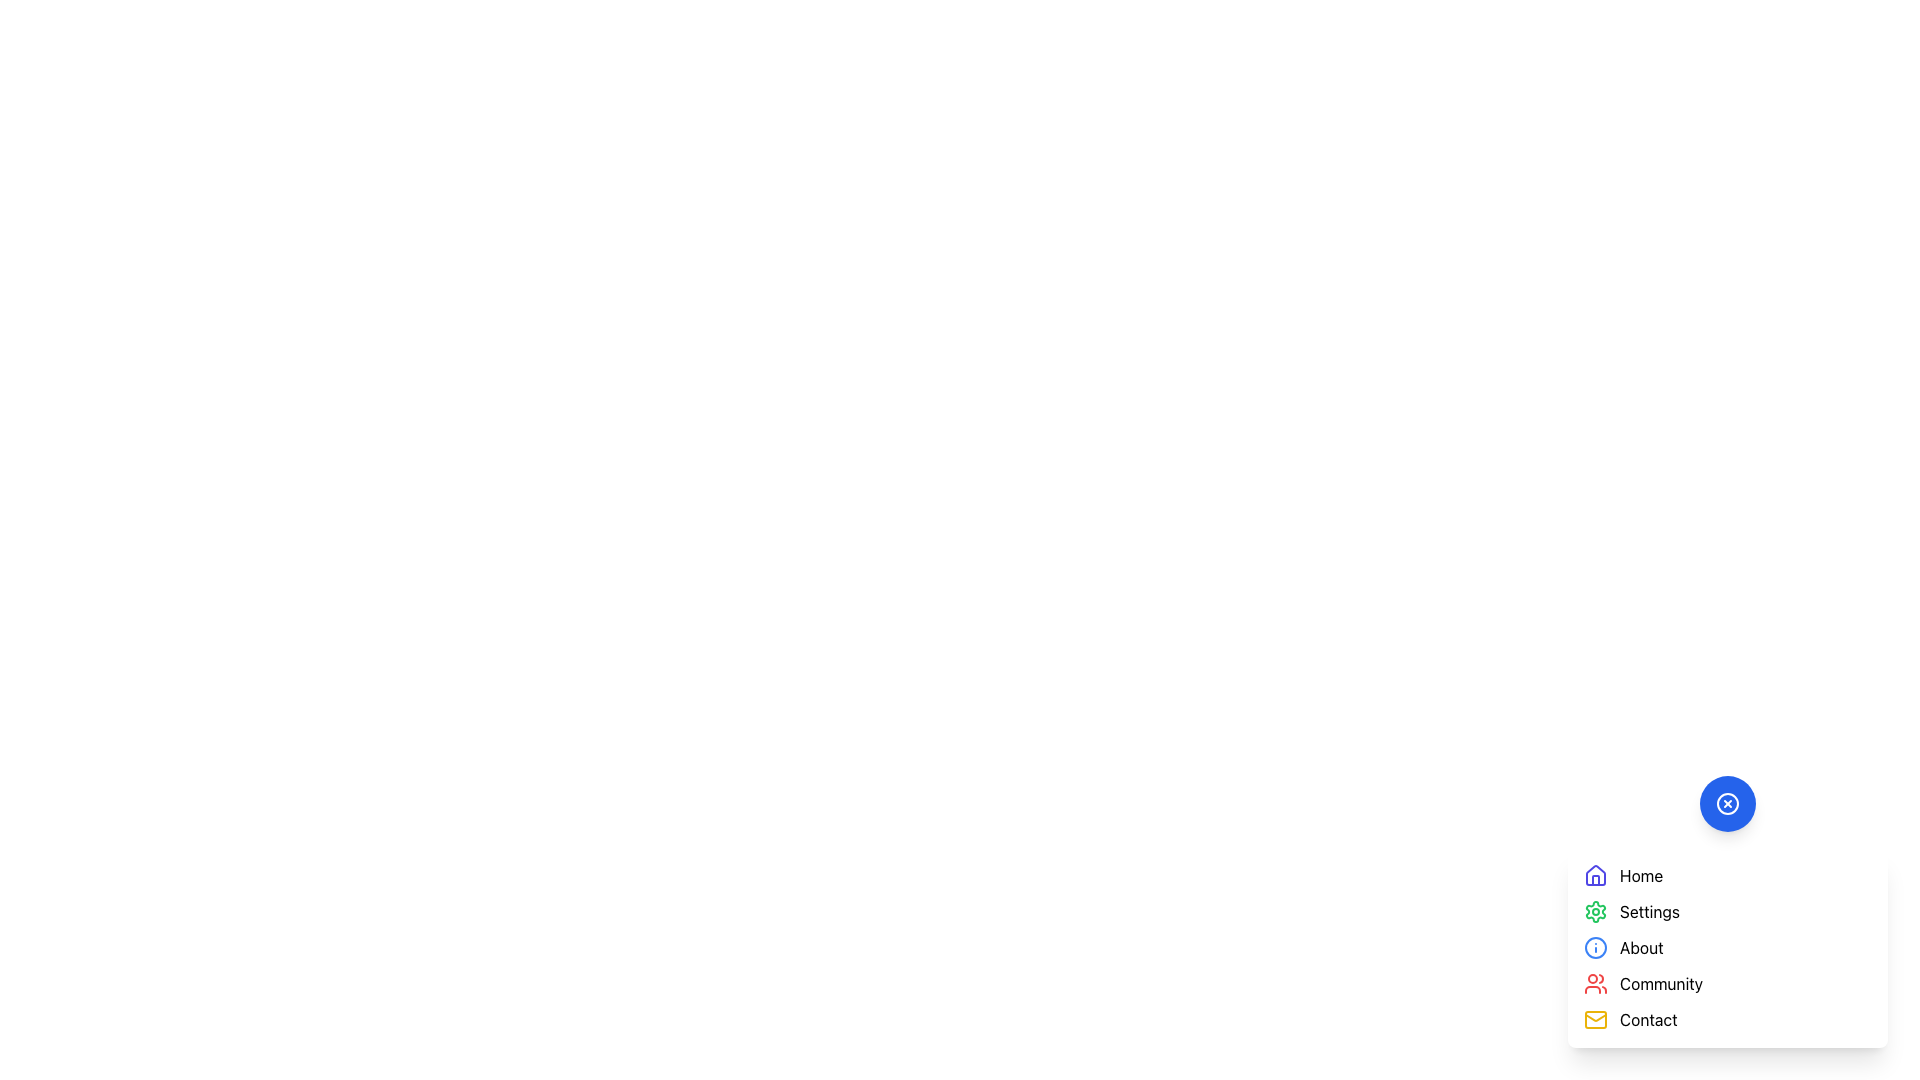 Image resolution: width=1920 pixels, height=1080 pixels. Describe the element at coordinates (1727, 911) in the screenshot. I see `the 'Settings' menu item, which is the second item in the vertical navigation menu, positioned below 'Home' and above 'About'` at that location.